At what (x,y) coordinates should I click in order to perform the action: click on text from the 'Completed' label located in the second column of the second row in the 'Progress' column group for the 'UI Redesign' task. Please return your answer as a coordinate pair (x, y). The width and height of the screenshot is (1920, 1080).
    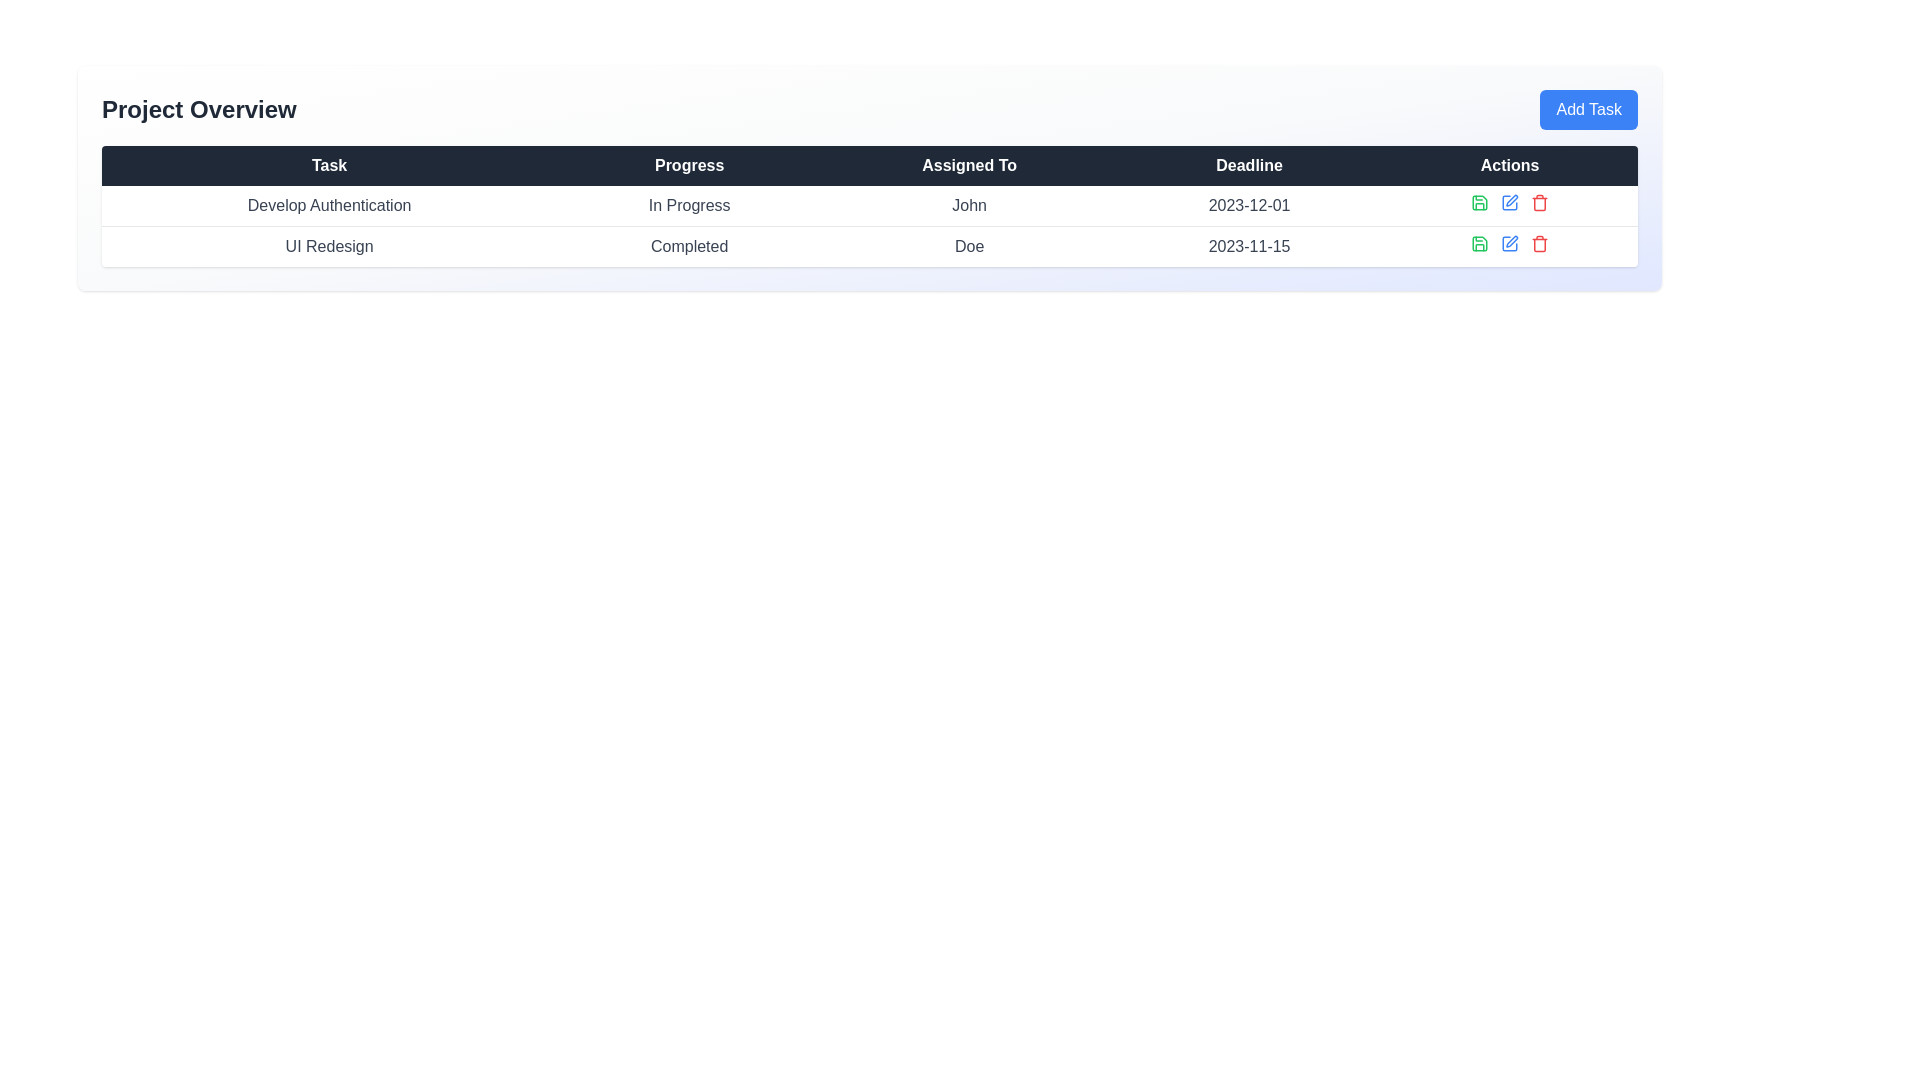
    Looking at the image, I should click on (689, 245).